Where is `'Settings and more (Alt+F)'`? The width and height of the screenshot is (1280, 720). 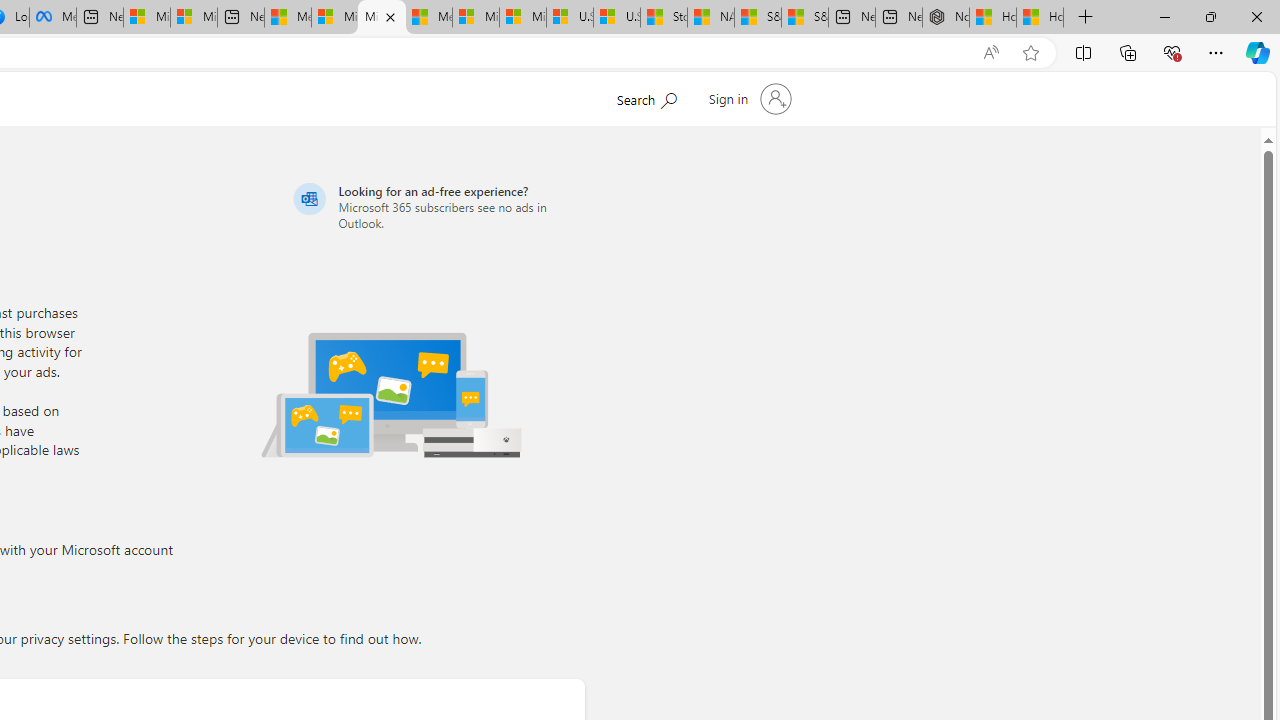 'Settings and more (Alt+F)' is located at coordinates (1215, 51).